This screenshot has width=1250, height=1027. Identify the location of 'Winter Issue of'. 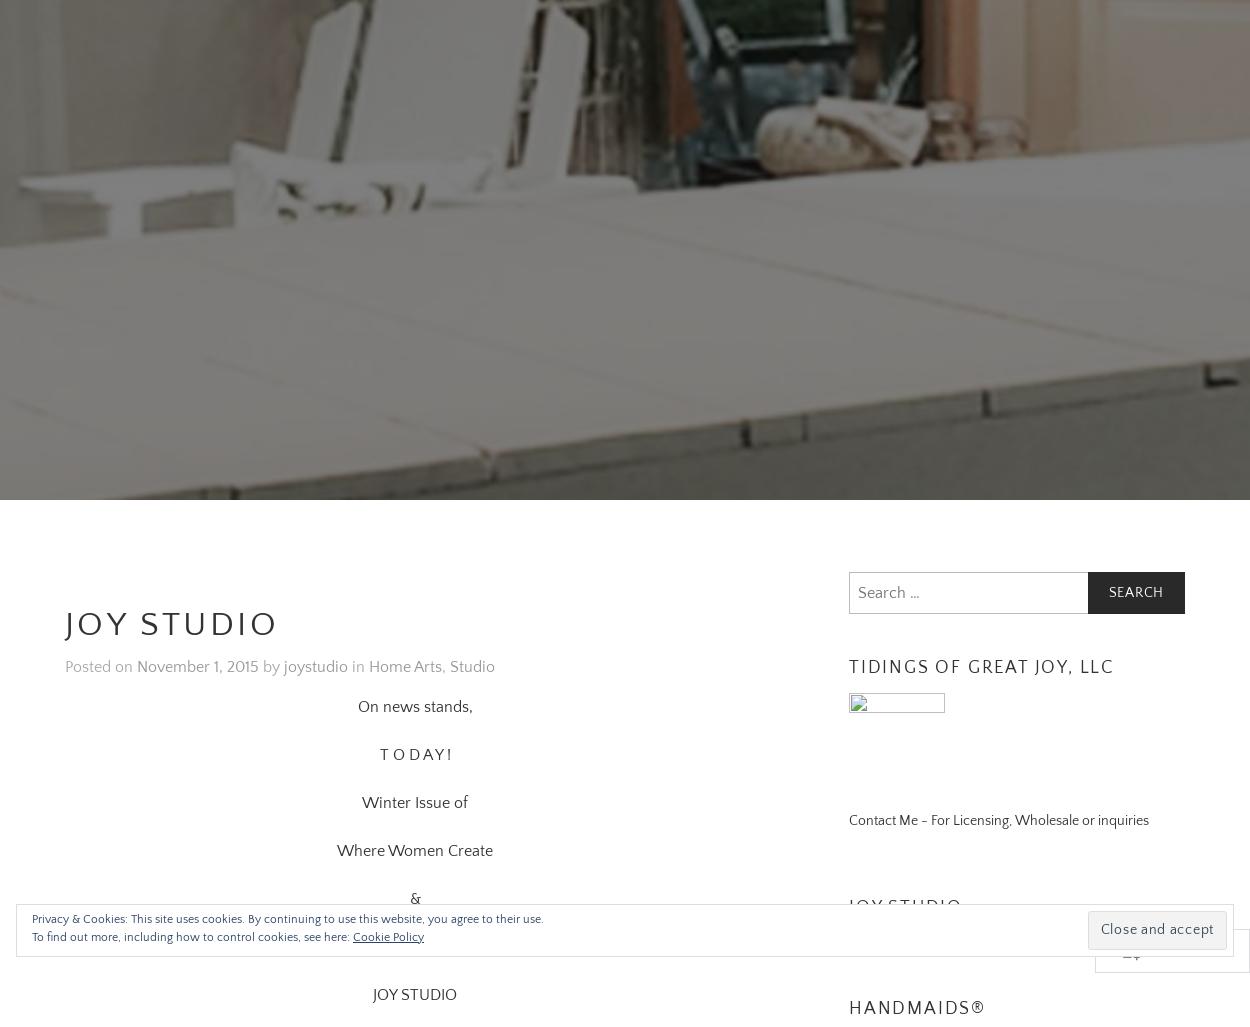
(415, 777).